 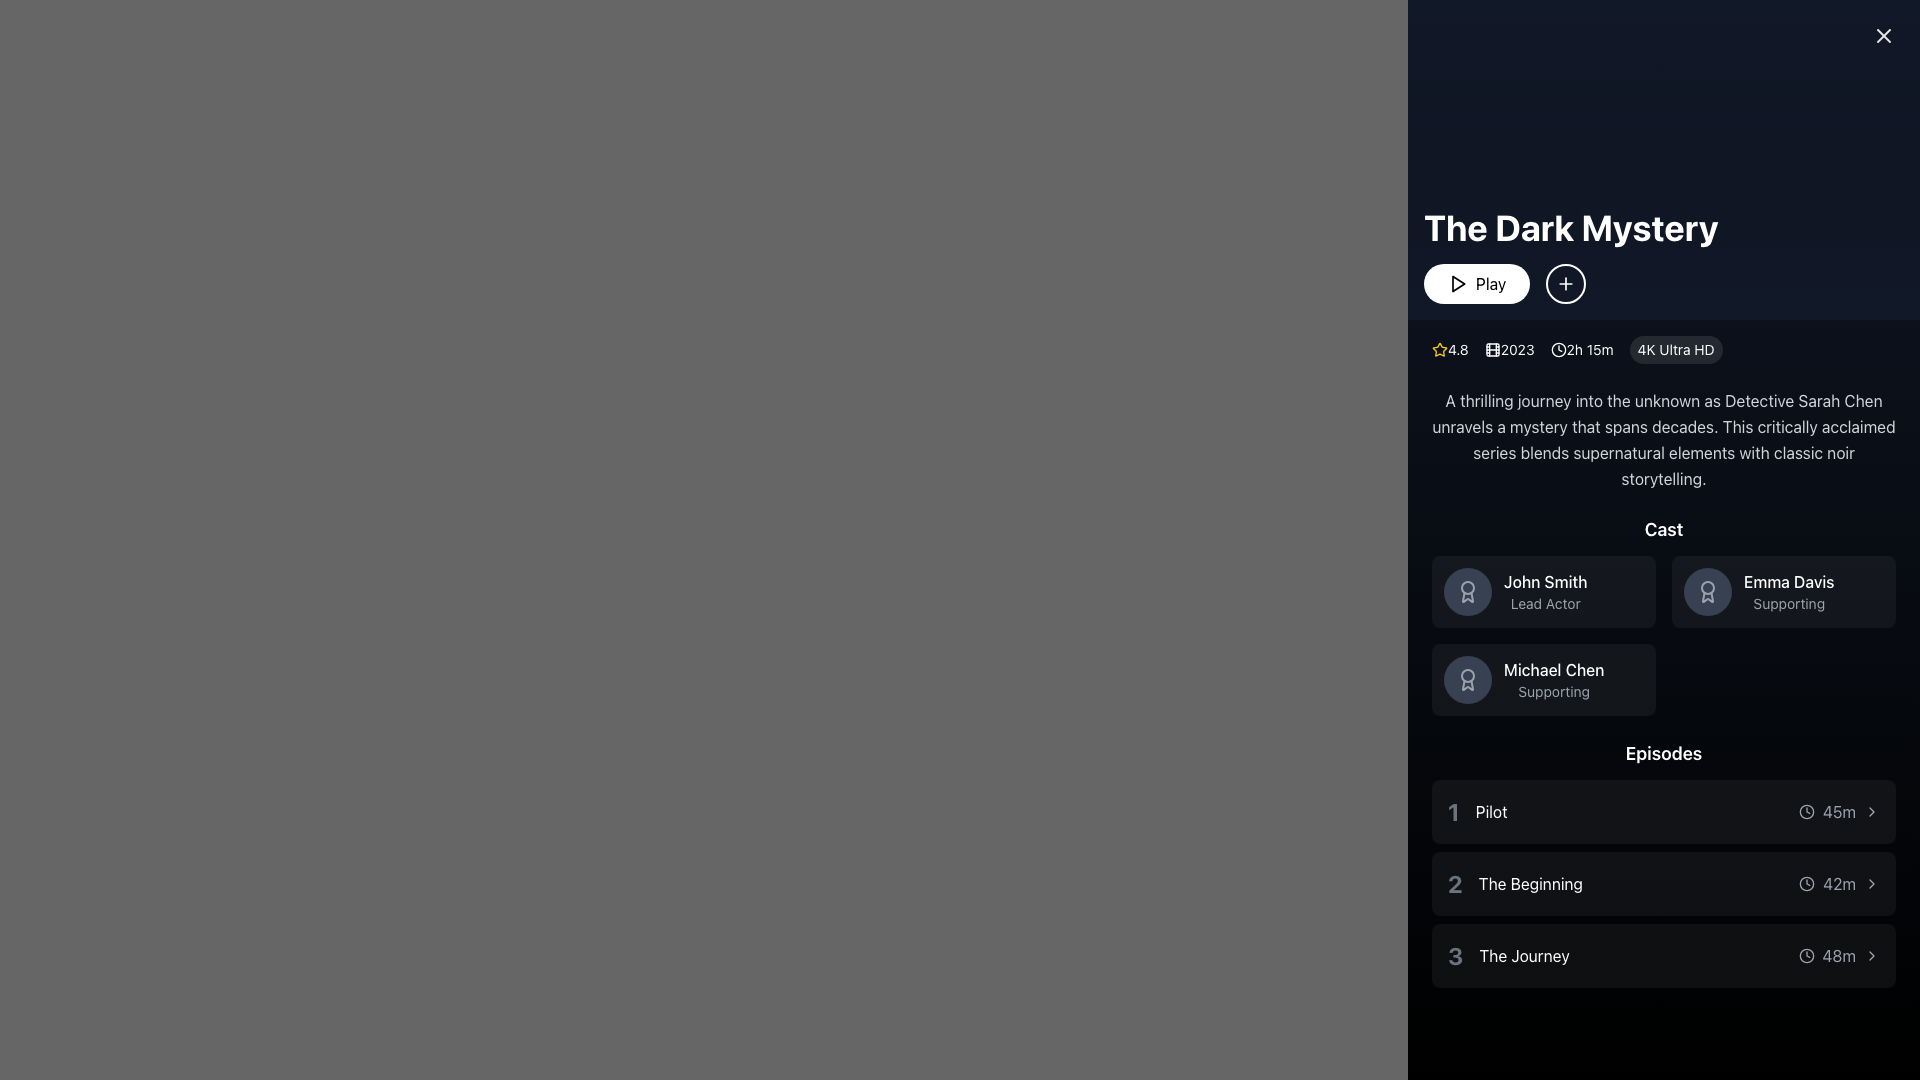 I want to click on the non-interactive decorative SVG element (circle) that serves as the circular outline of the clock icon next to the episode duration in the second episode card titled 'The Beginning', so click(x=1807, y=882).